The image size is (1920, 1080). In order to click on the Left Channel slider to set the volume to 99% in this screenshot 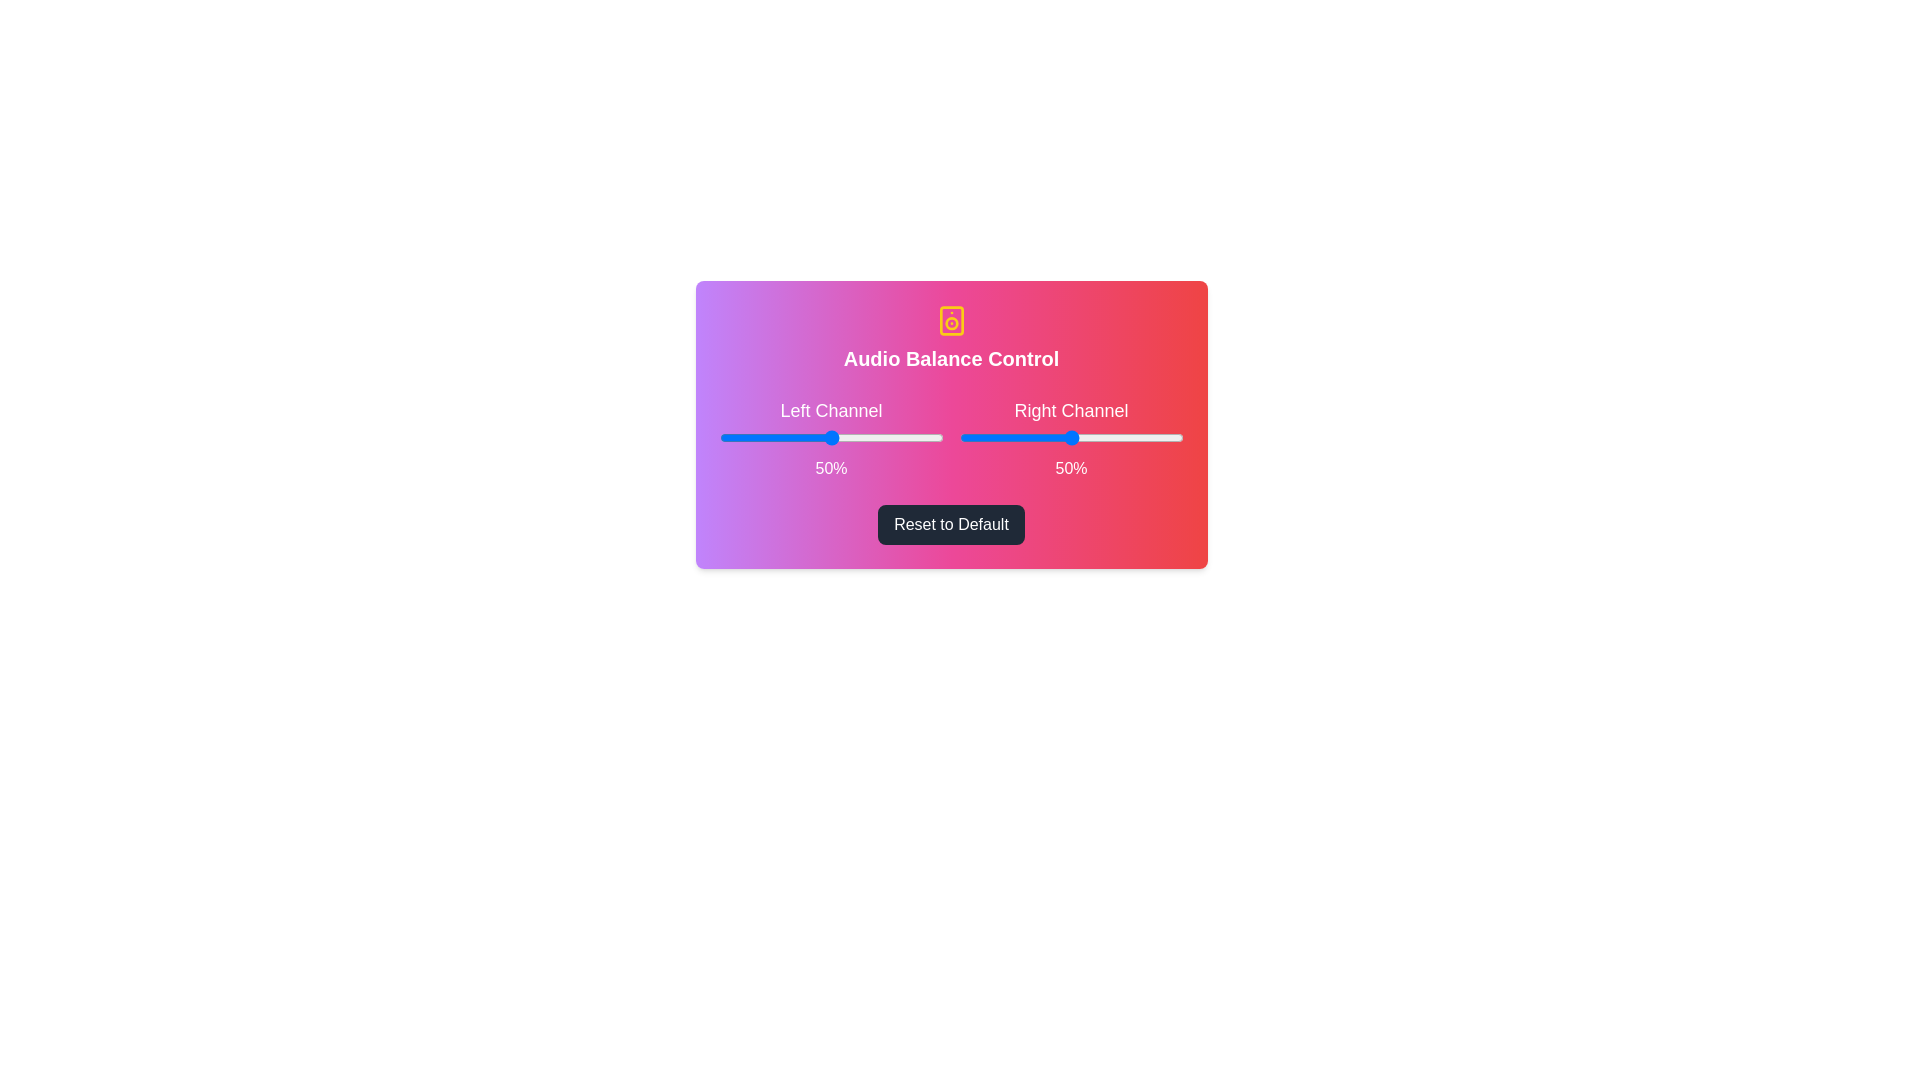, I will do `click(940, 437)`.